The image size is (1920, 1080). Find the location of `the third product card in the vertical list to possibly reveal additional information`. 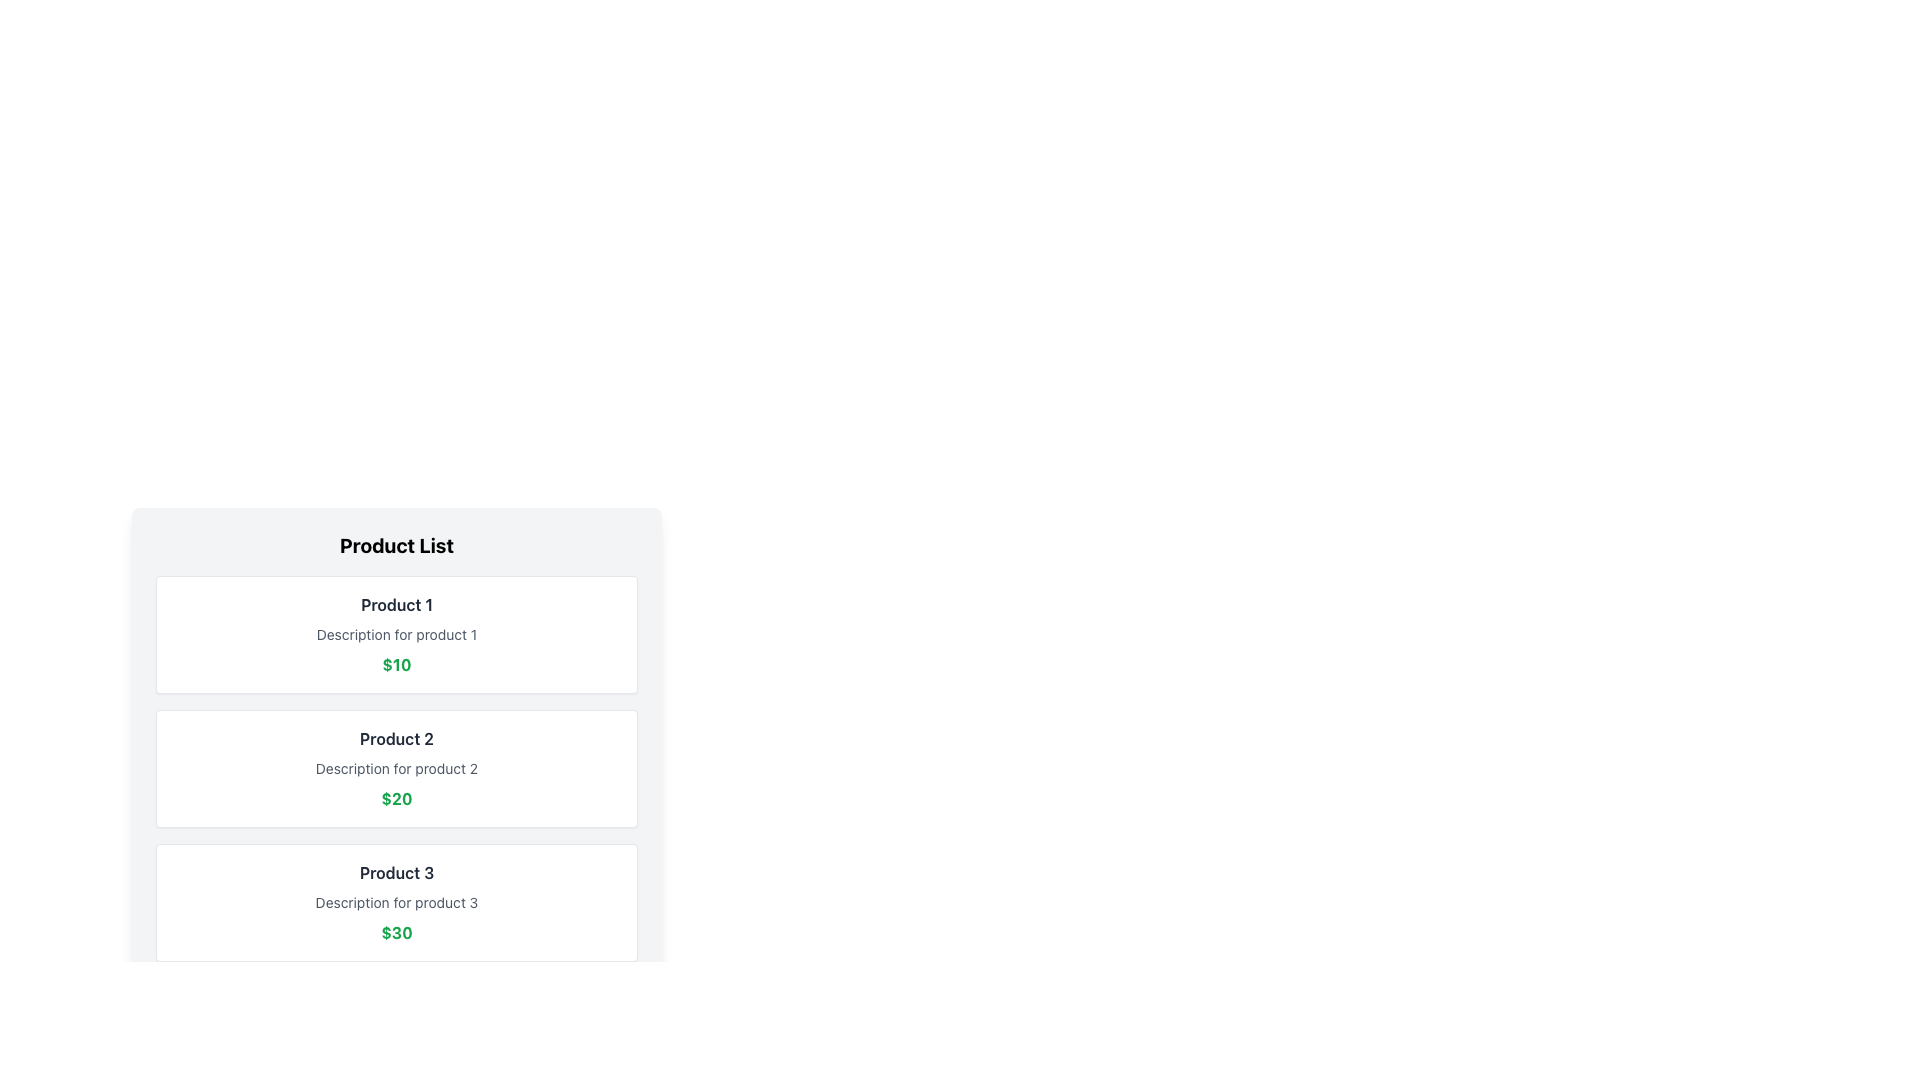

the third product card in the vertical list to possibly reveal additional information is located at coordinates (397, 902).